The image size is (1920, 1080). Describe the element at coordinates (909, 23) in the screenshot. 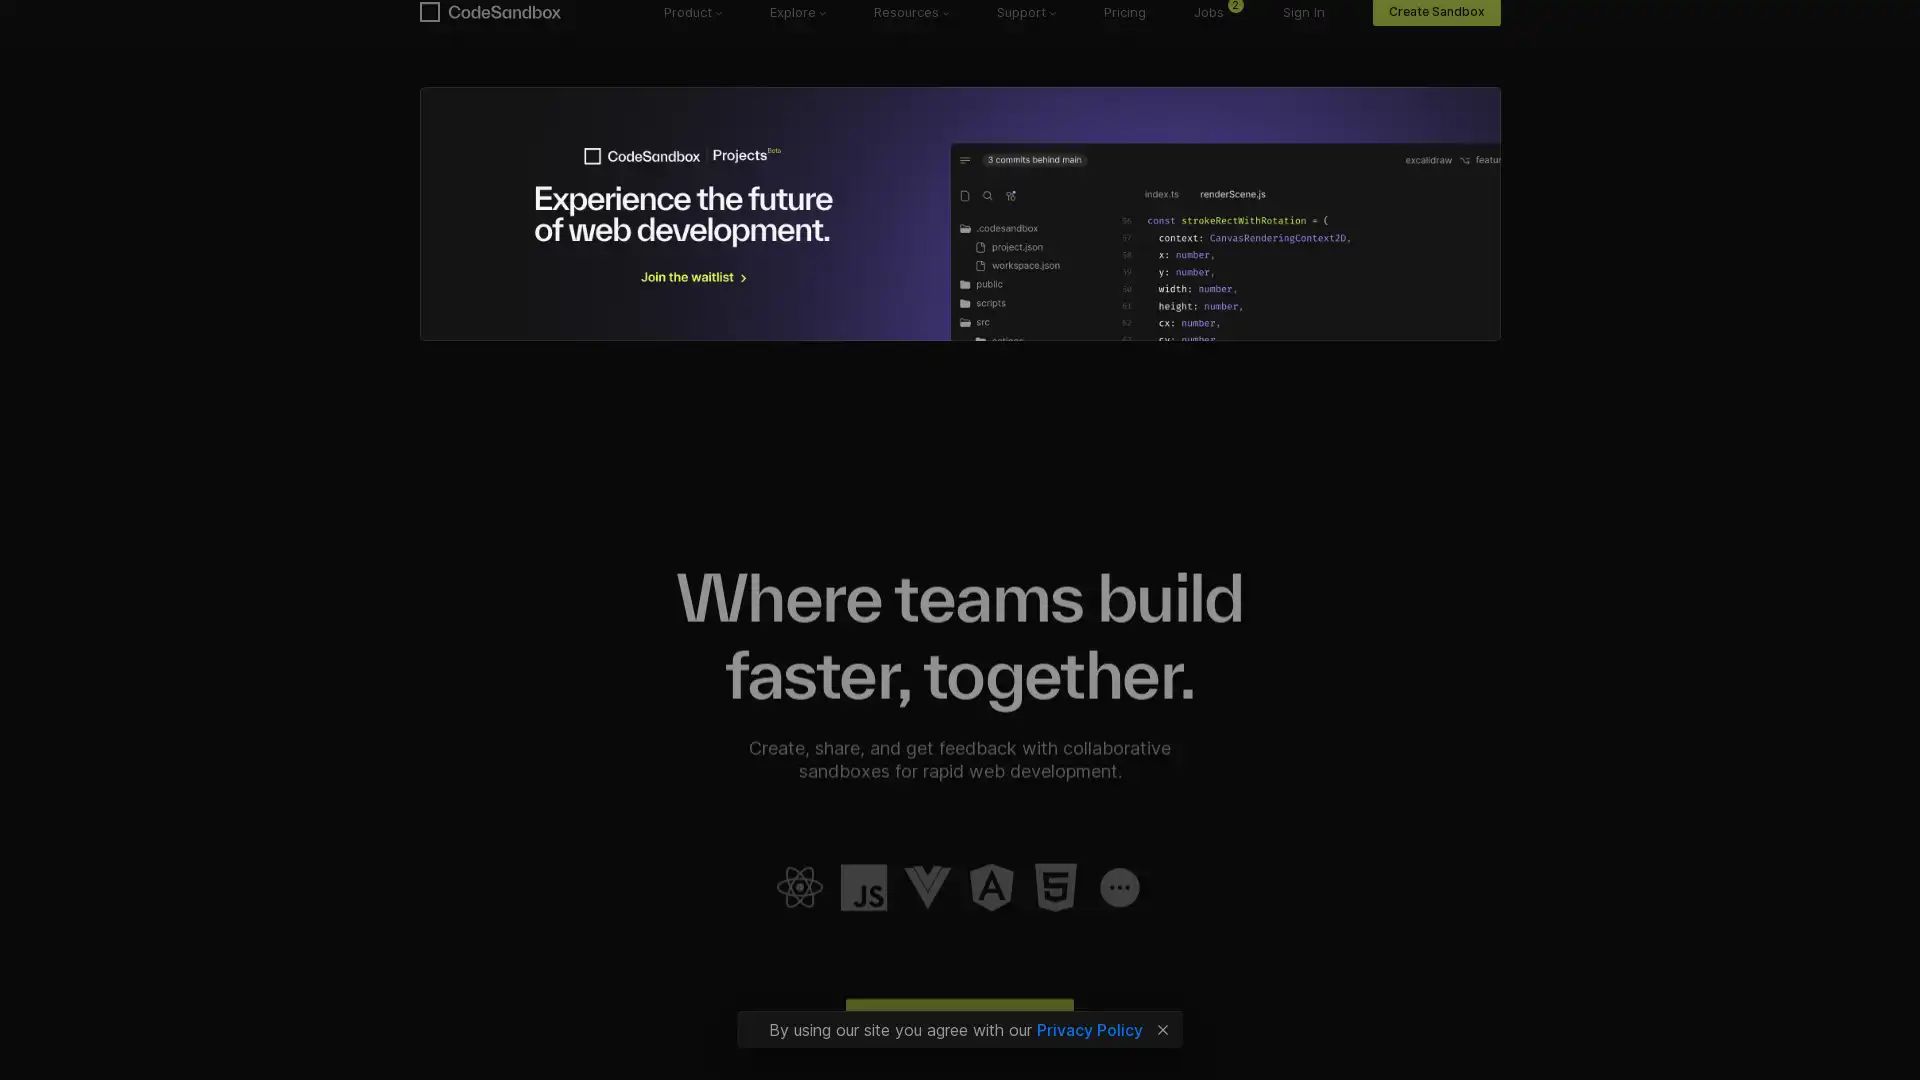

I see `Resources` at that location.